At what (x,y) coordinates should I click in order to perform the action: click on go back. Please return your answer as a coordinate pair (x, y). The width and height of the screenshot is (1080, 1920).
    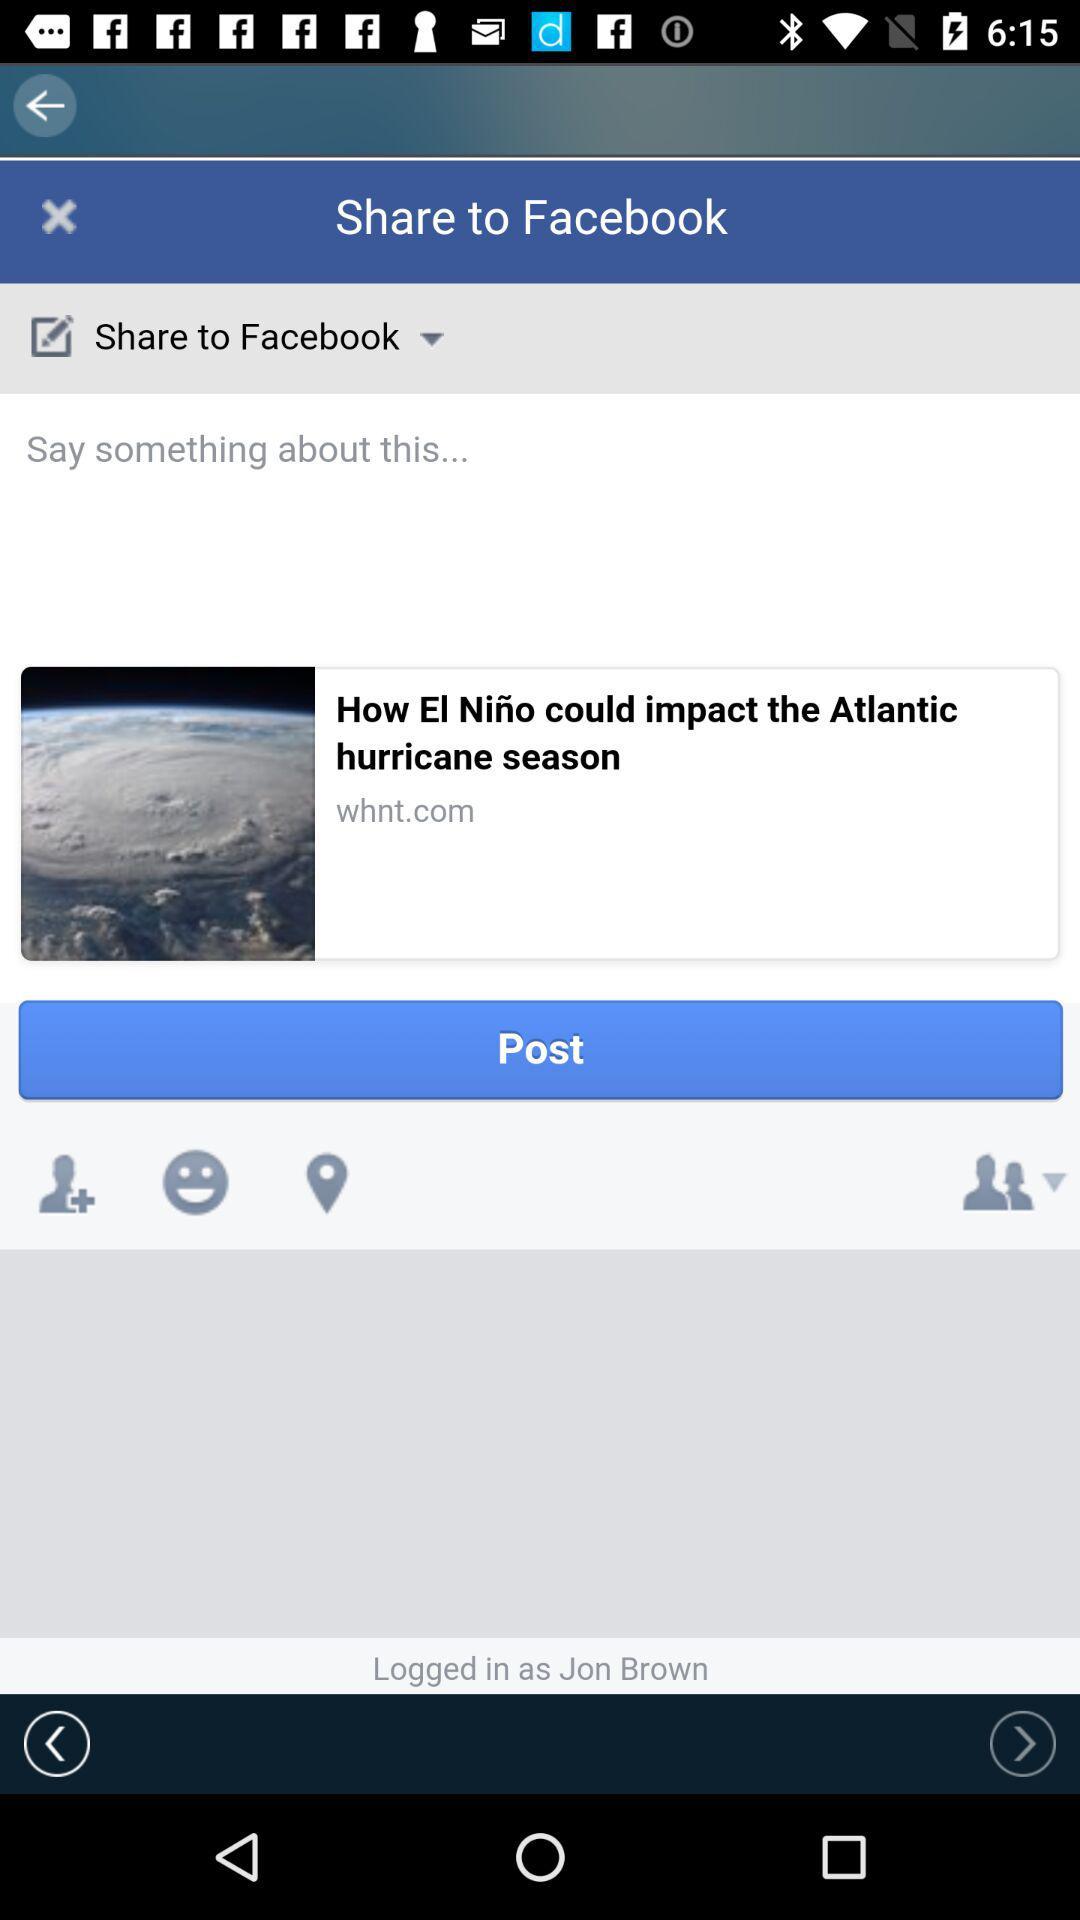
    Looking at the image, I should click on (56, 1742).